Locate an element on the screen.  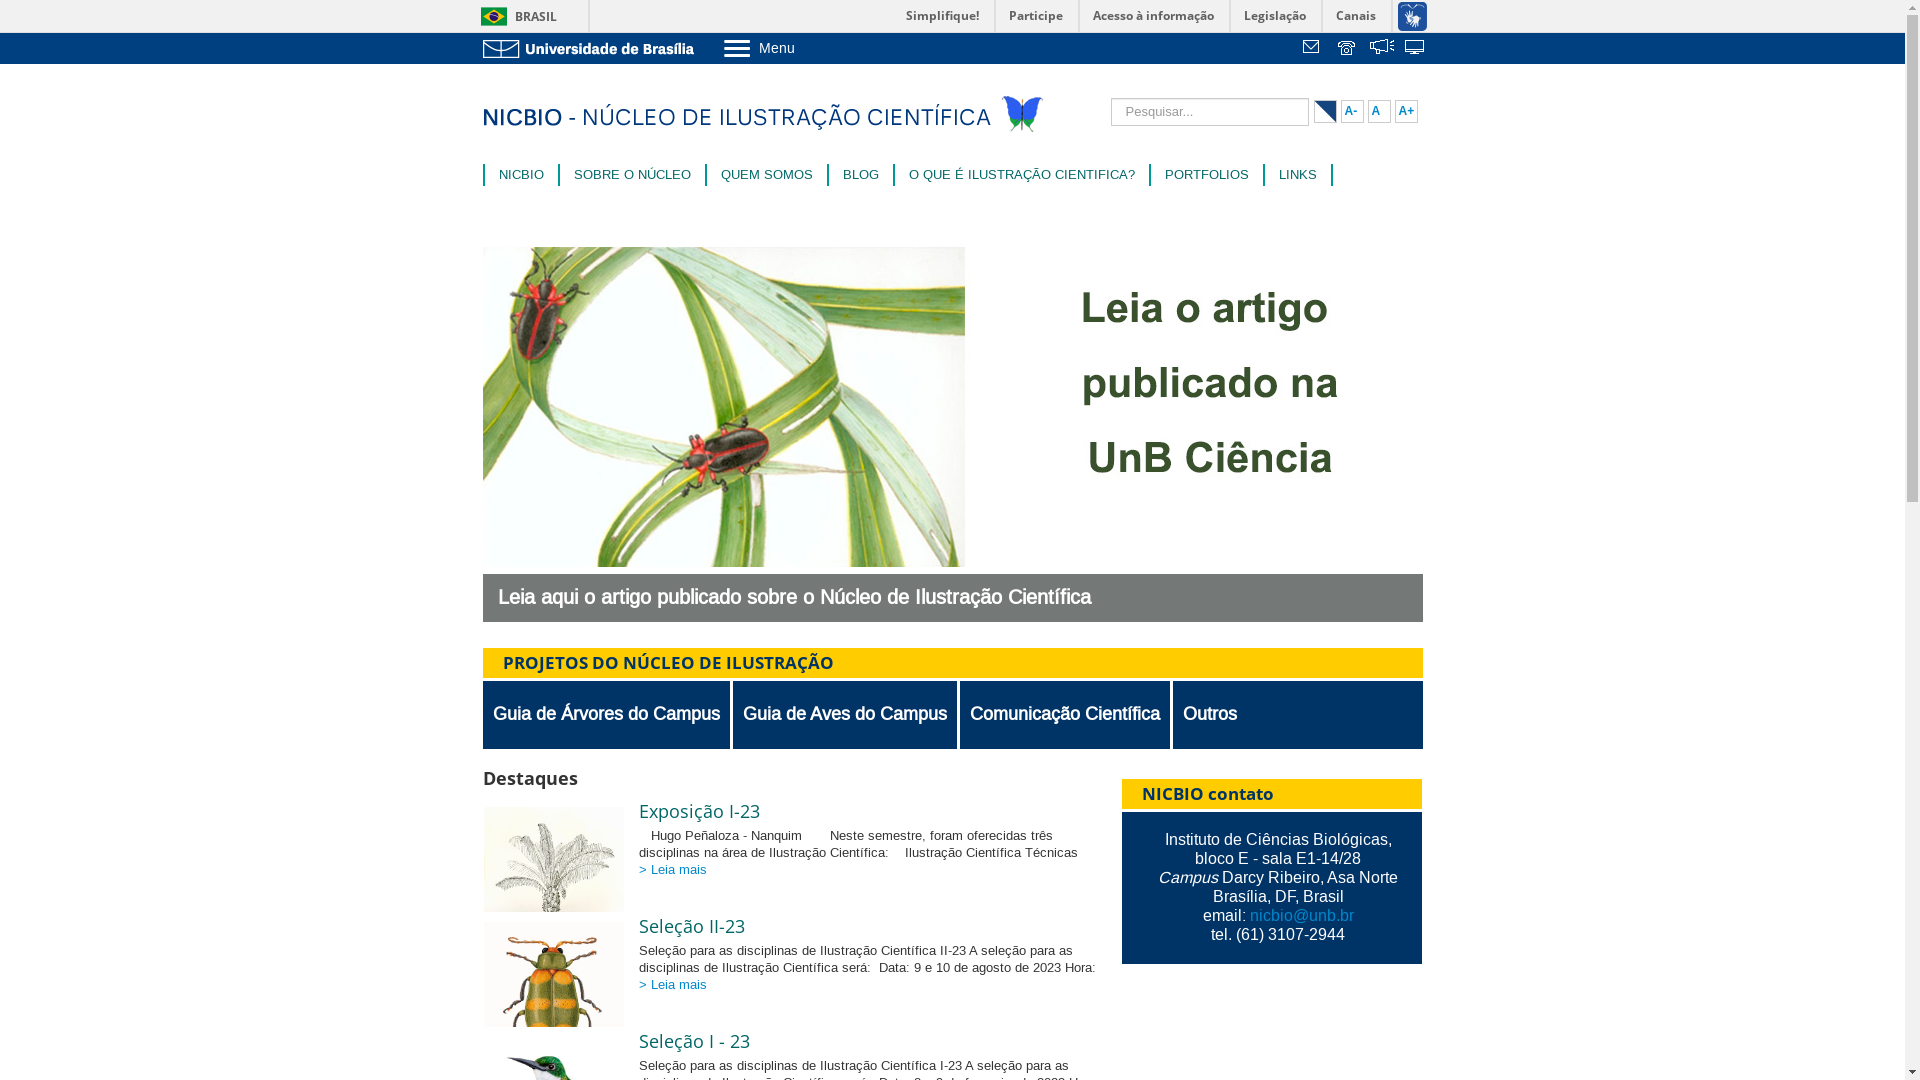
'Webmail' is located at coordinates (1314, 48).